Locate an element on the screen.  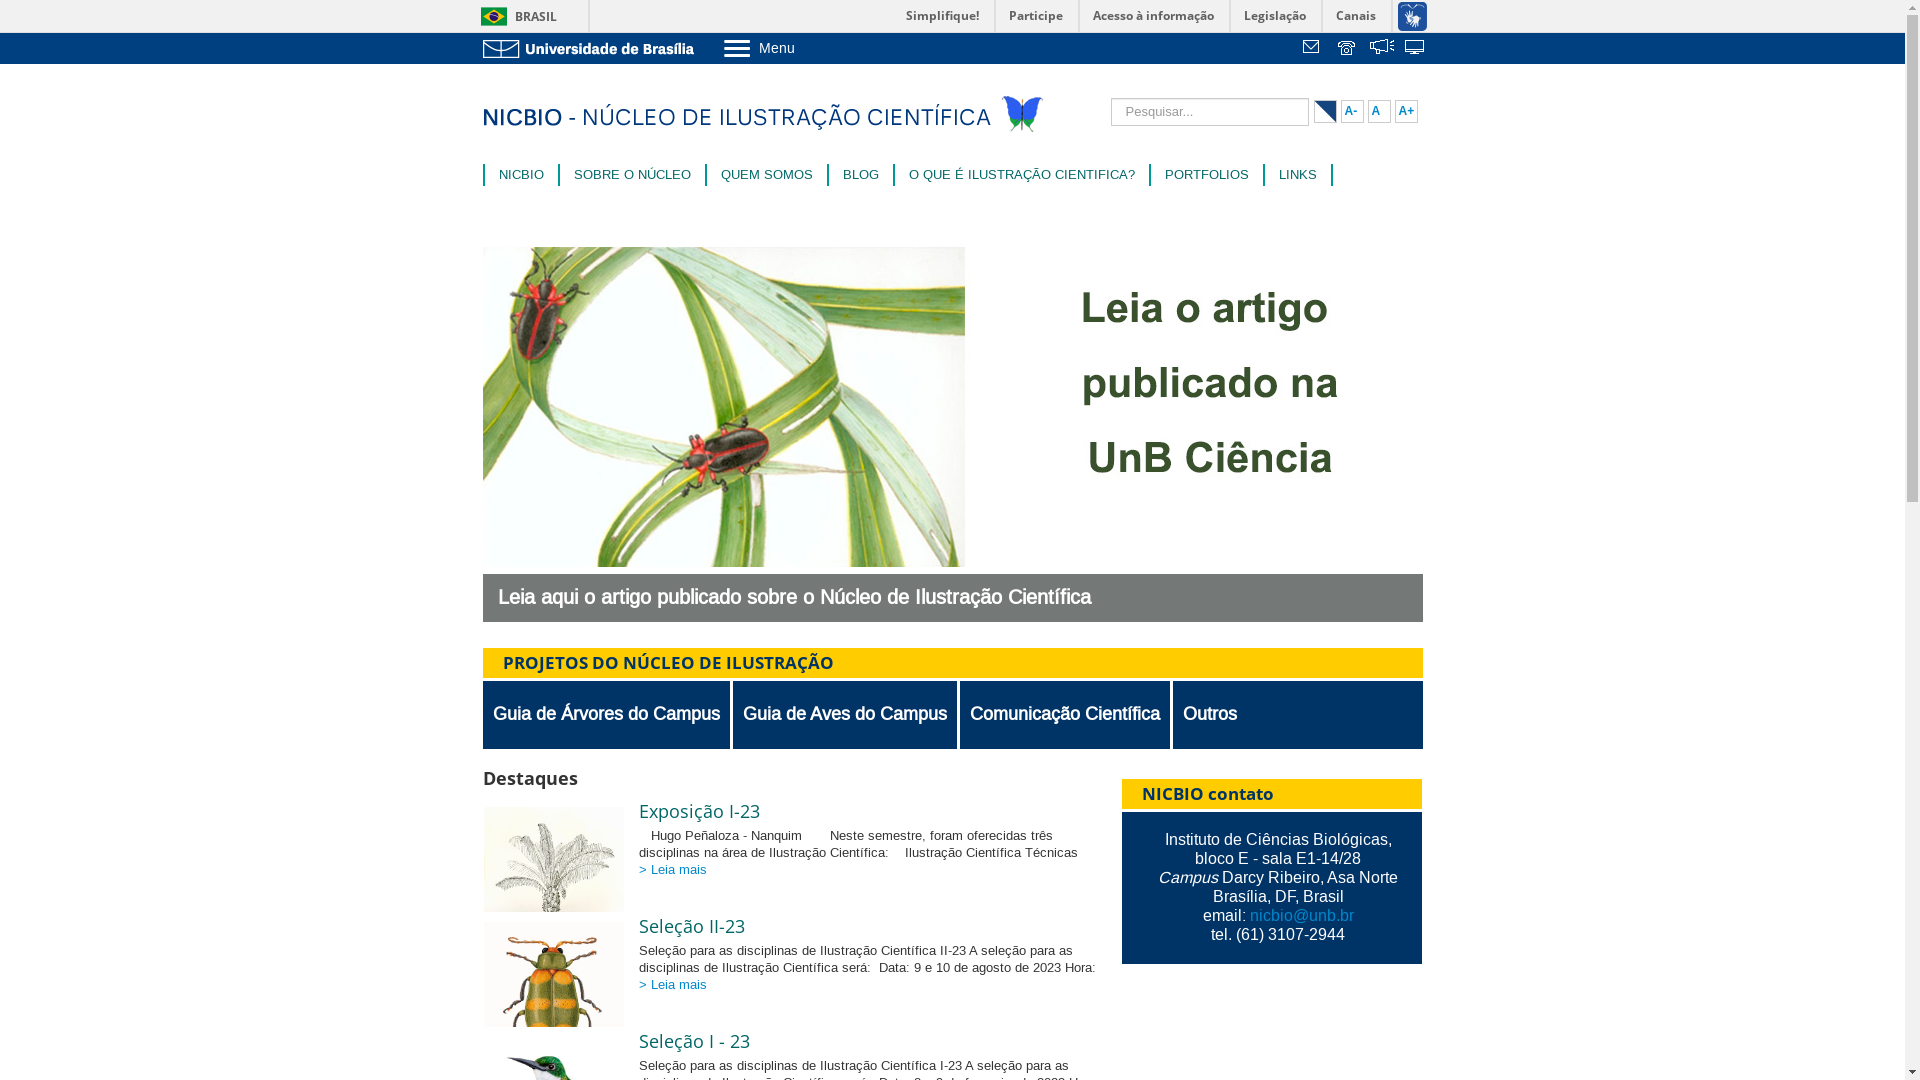
'Webmail' is located at coordinates (1314, 48).